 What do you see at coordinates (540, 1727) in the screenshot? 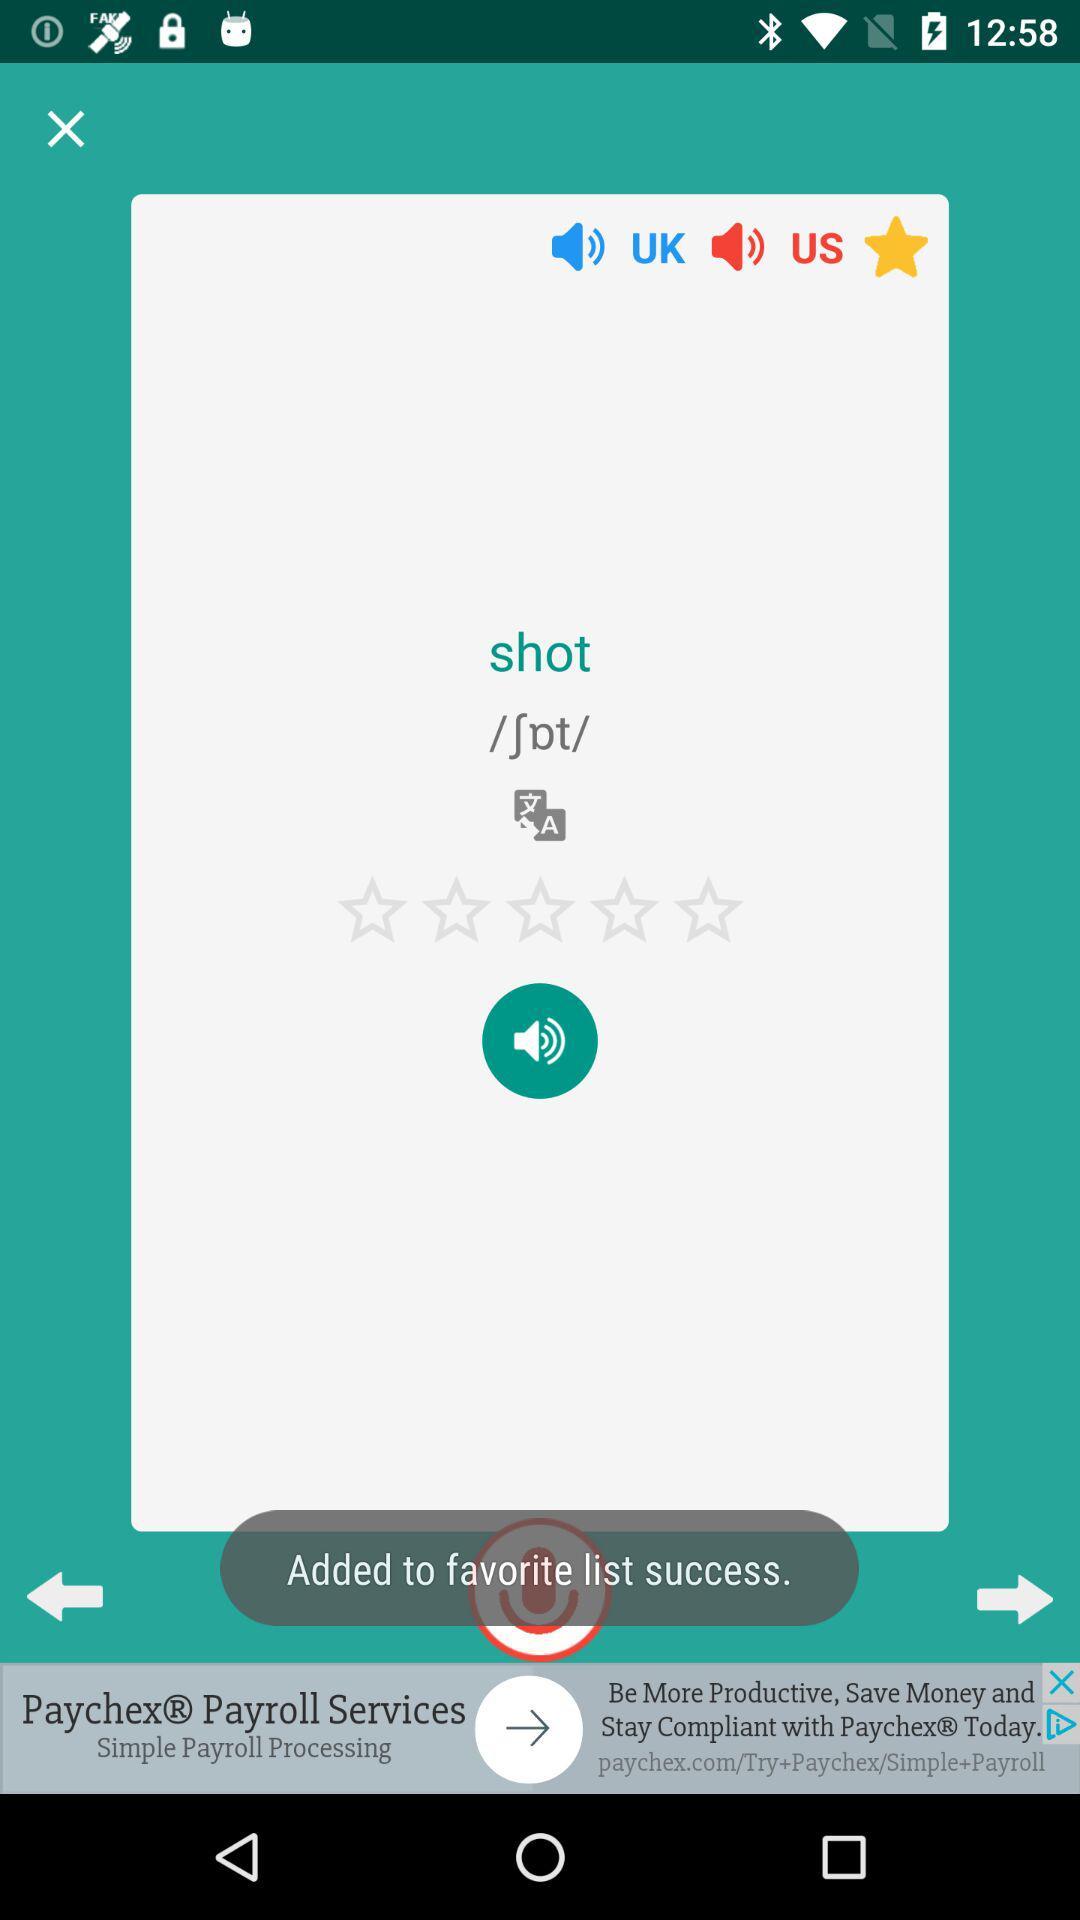
I see `open advertisement` at bounding box center [540, 1727].